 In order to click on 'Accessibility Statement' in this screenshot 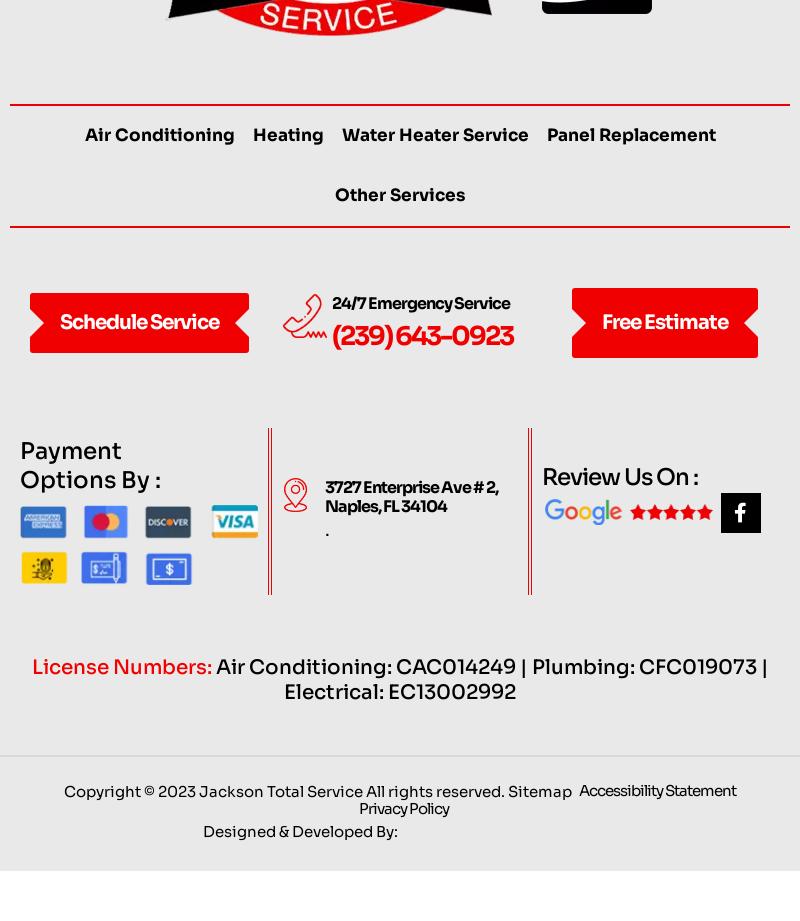, I will do `click(656, 829)`.